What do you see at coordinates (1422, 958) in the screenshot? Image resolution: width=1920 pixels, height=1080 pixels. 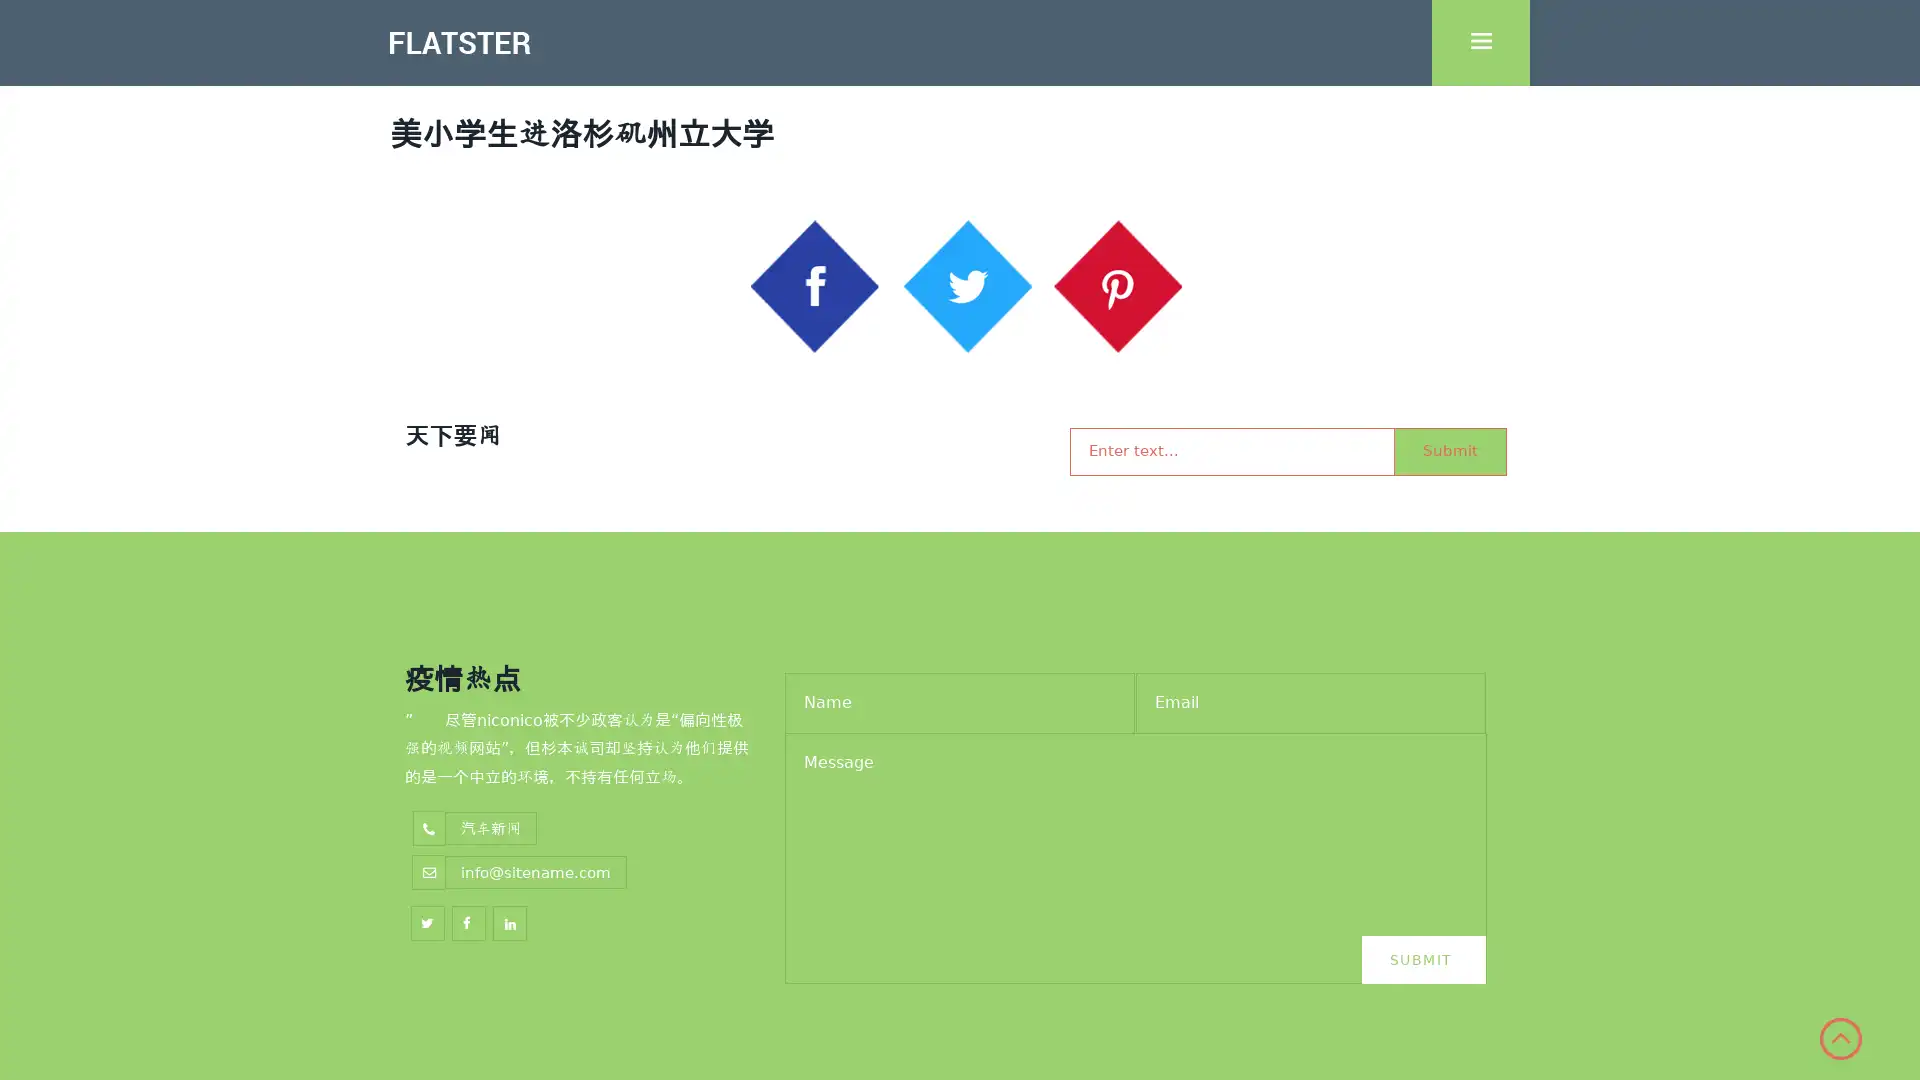 I see `Submit` at bounding box center [1422, 958].